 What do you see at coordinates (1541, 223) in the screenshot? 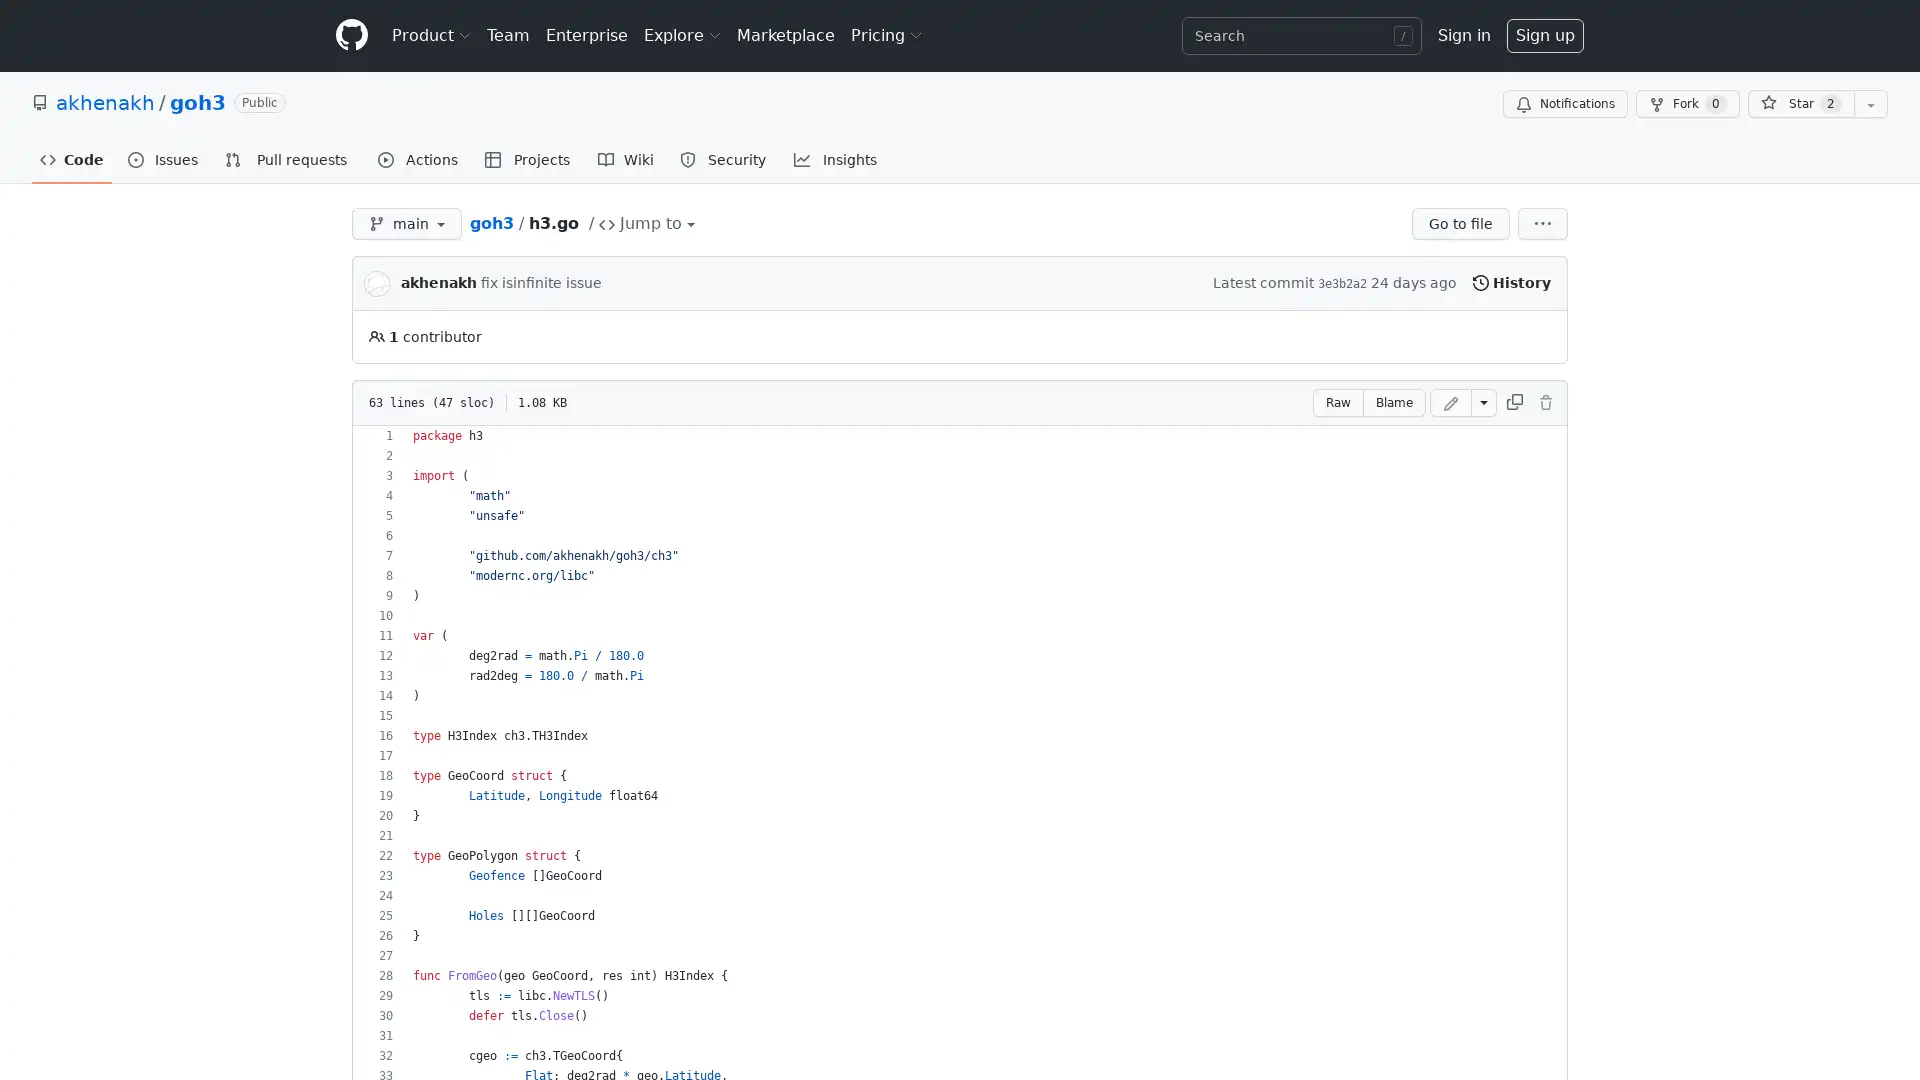
I see `More options` at bounding box center [1541, 223].